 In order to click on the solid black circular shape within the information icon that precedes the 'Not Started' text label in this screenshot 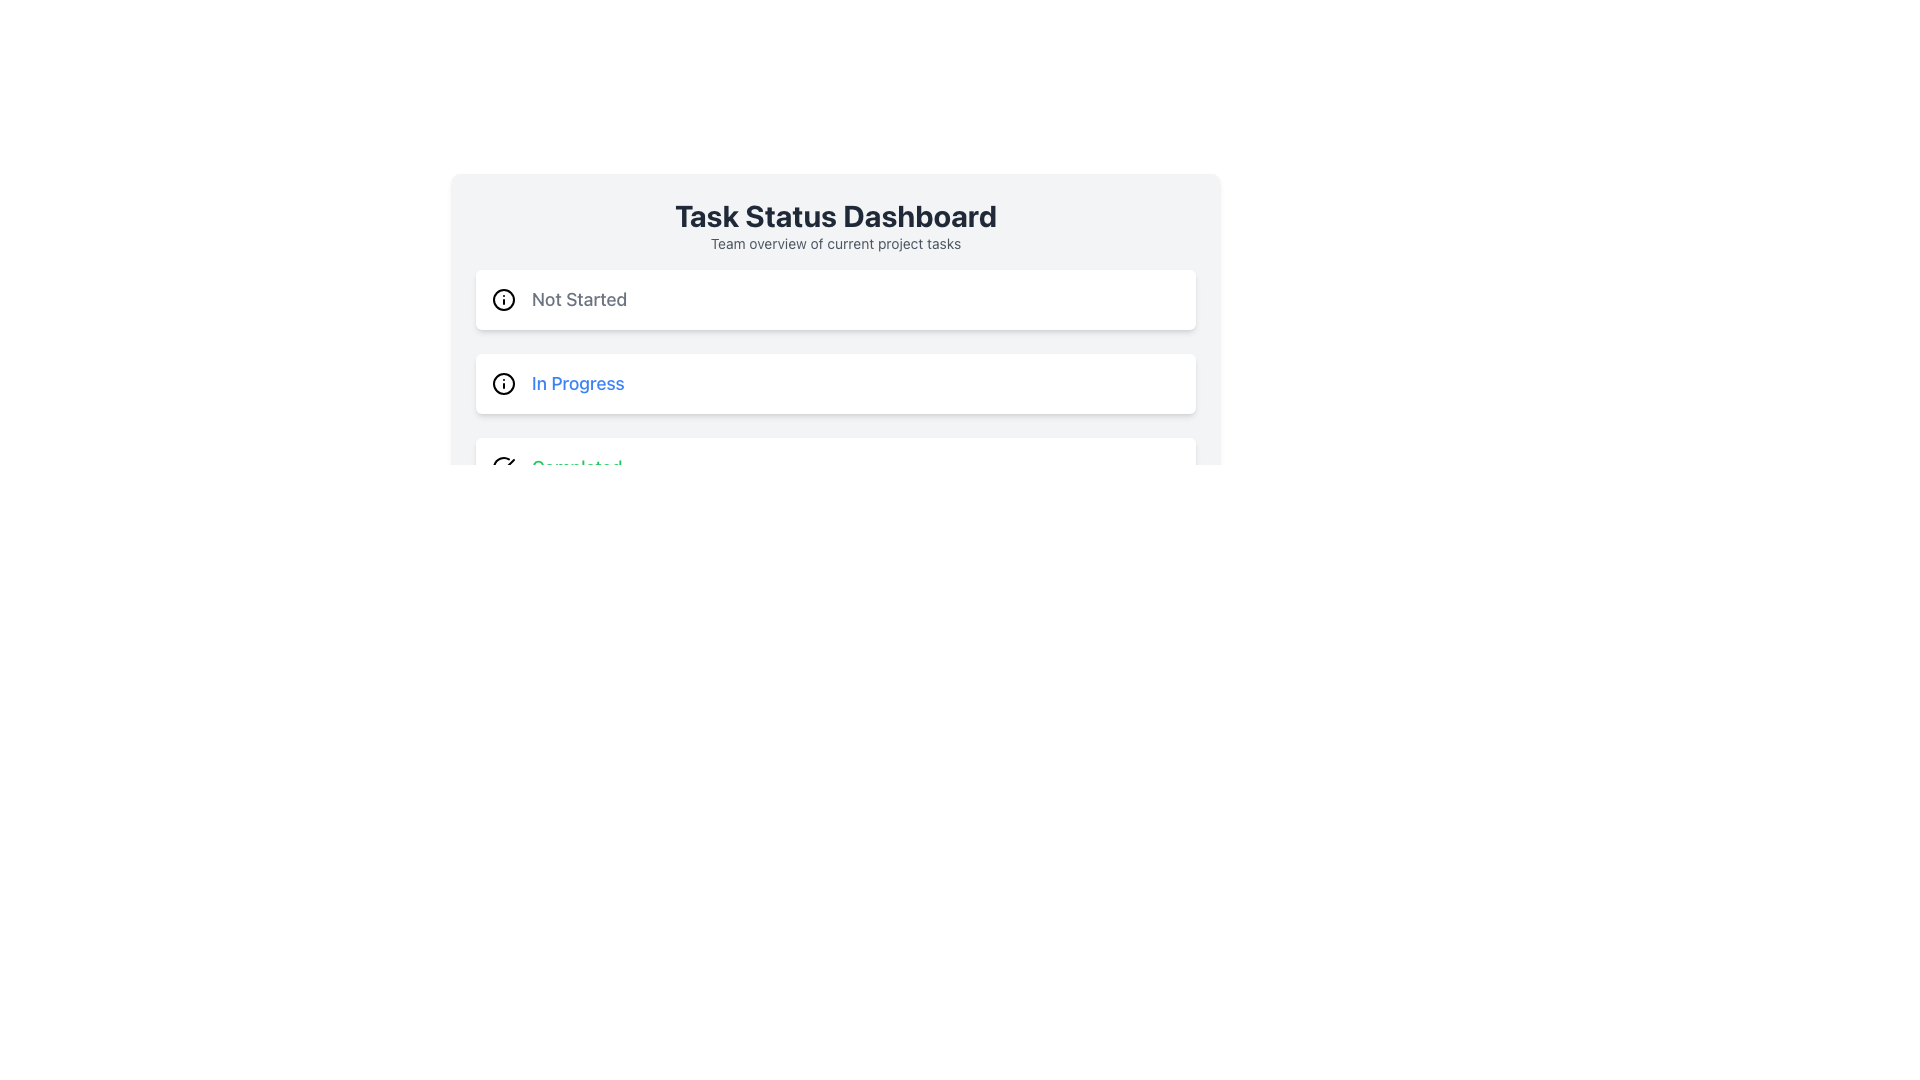, I will do `click(504, 384)`.